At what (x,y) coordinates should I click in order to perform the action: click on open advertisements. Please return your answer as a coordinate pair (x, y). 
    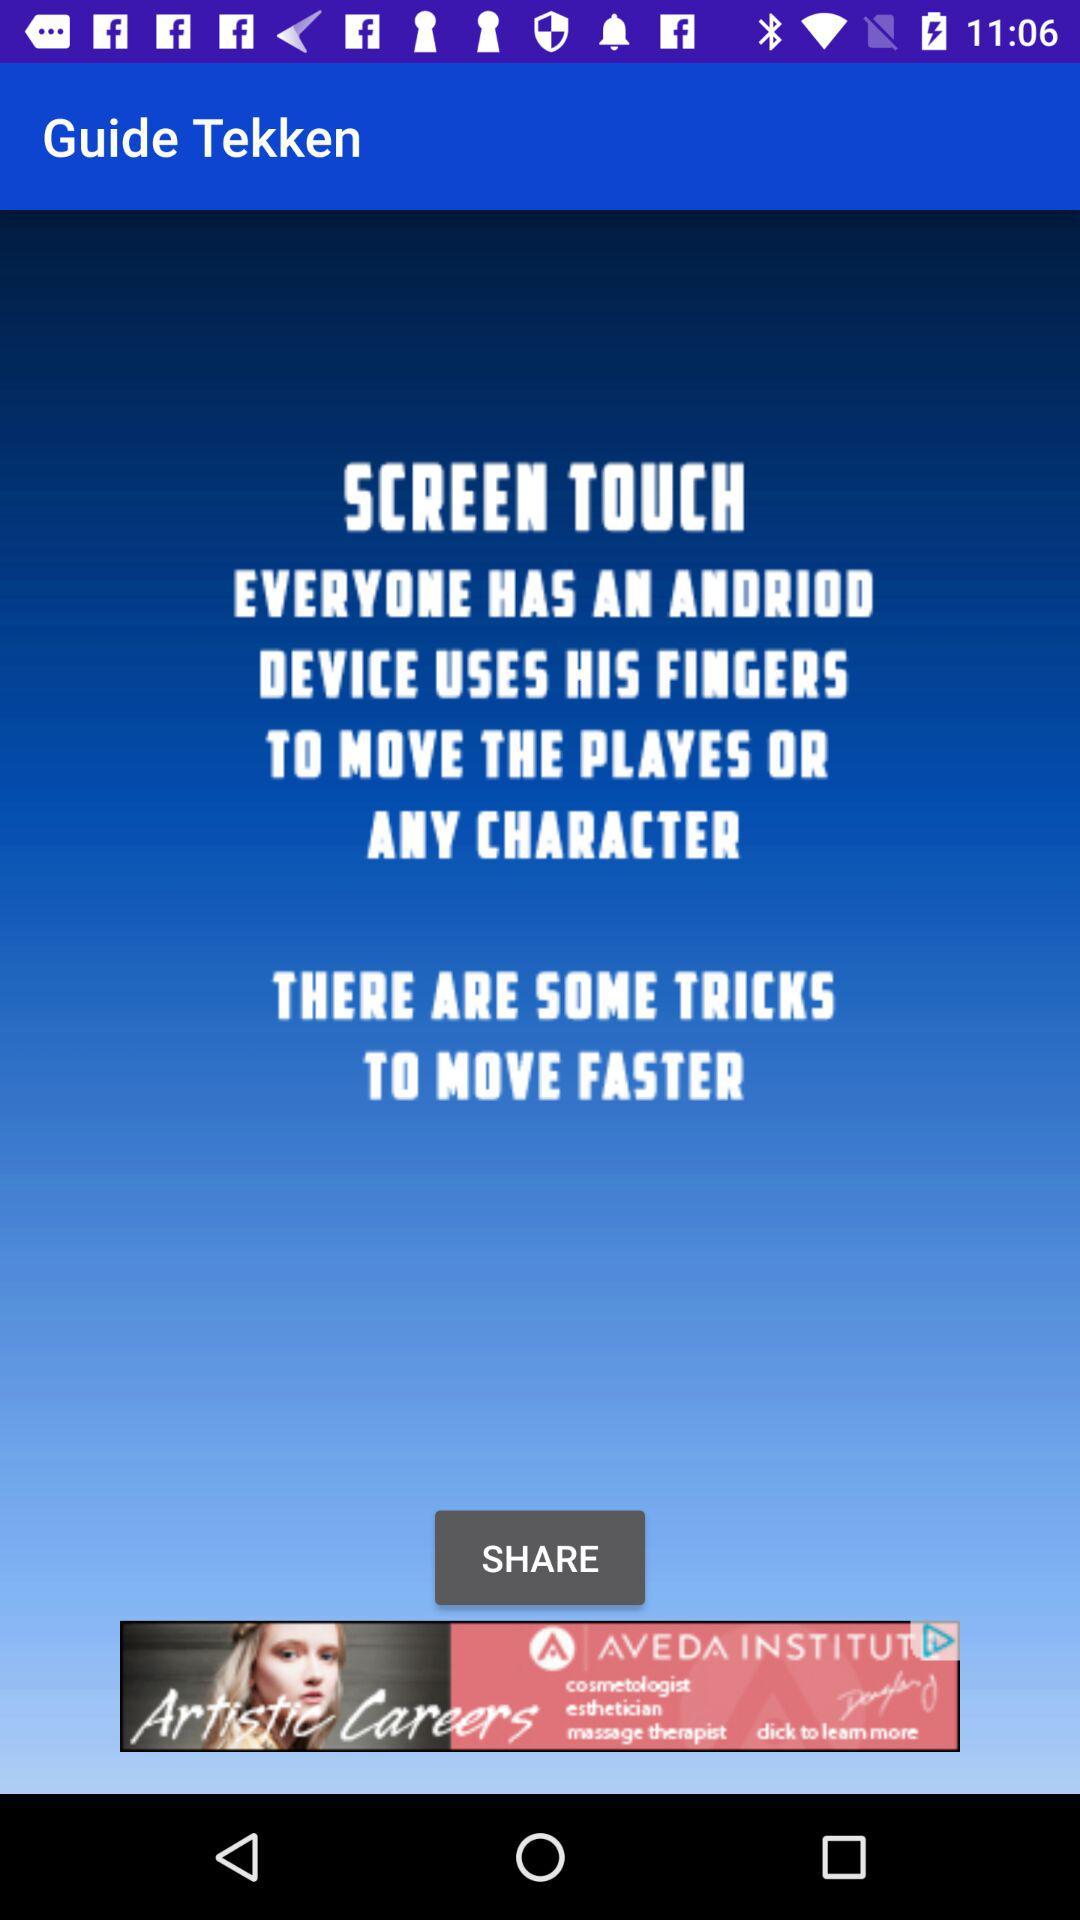
    Looking at the image, I should click on (540, 1685).